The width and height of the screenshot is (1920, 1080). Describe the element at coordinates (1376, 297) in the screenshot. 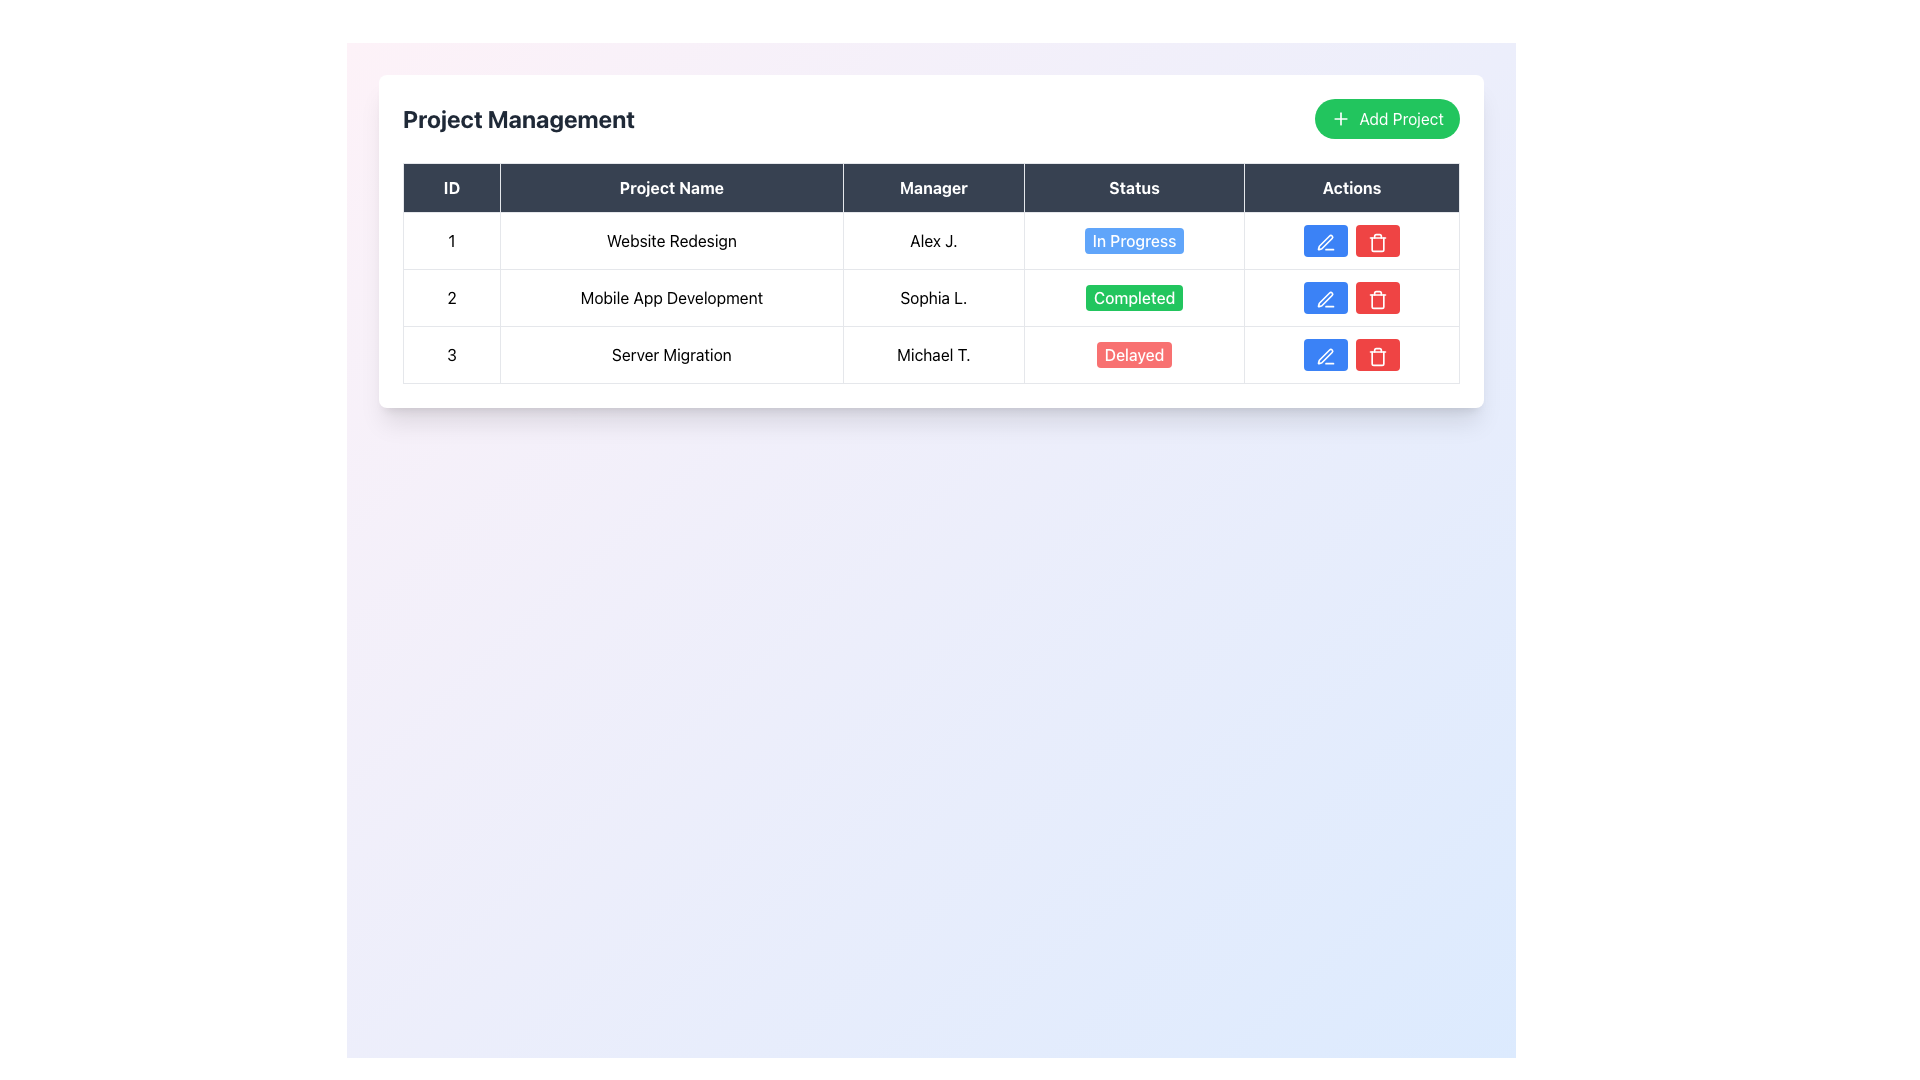

I see `the delete button located in the third row of the 'Actions' column, which is the second button to the right of the blue edit button` at that location.